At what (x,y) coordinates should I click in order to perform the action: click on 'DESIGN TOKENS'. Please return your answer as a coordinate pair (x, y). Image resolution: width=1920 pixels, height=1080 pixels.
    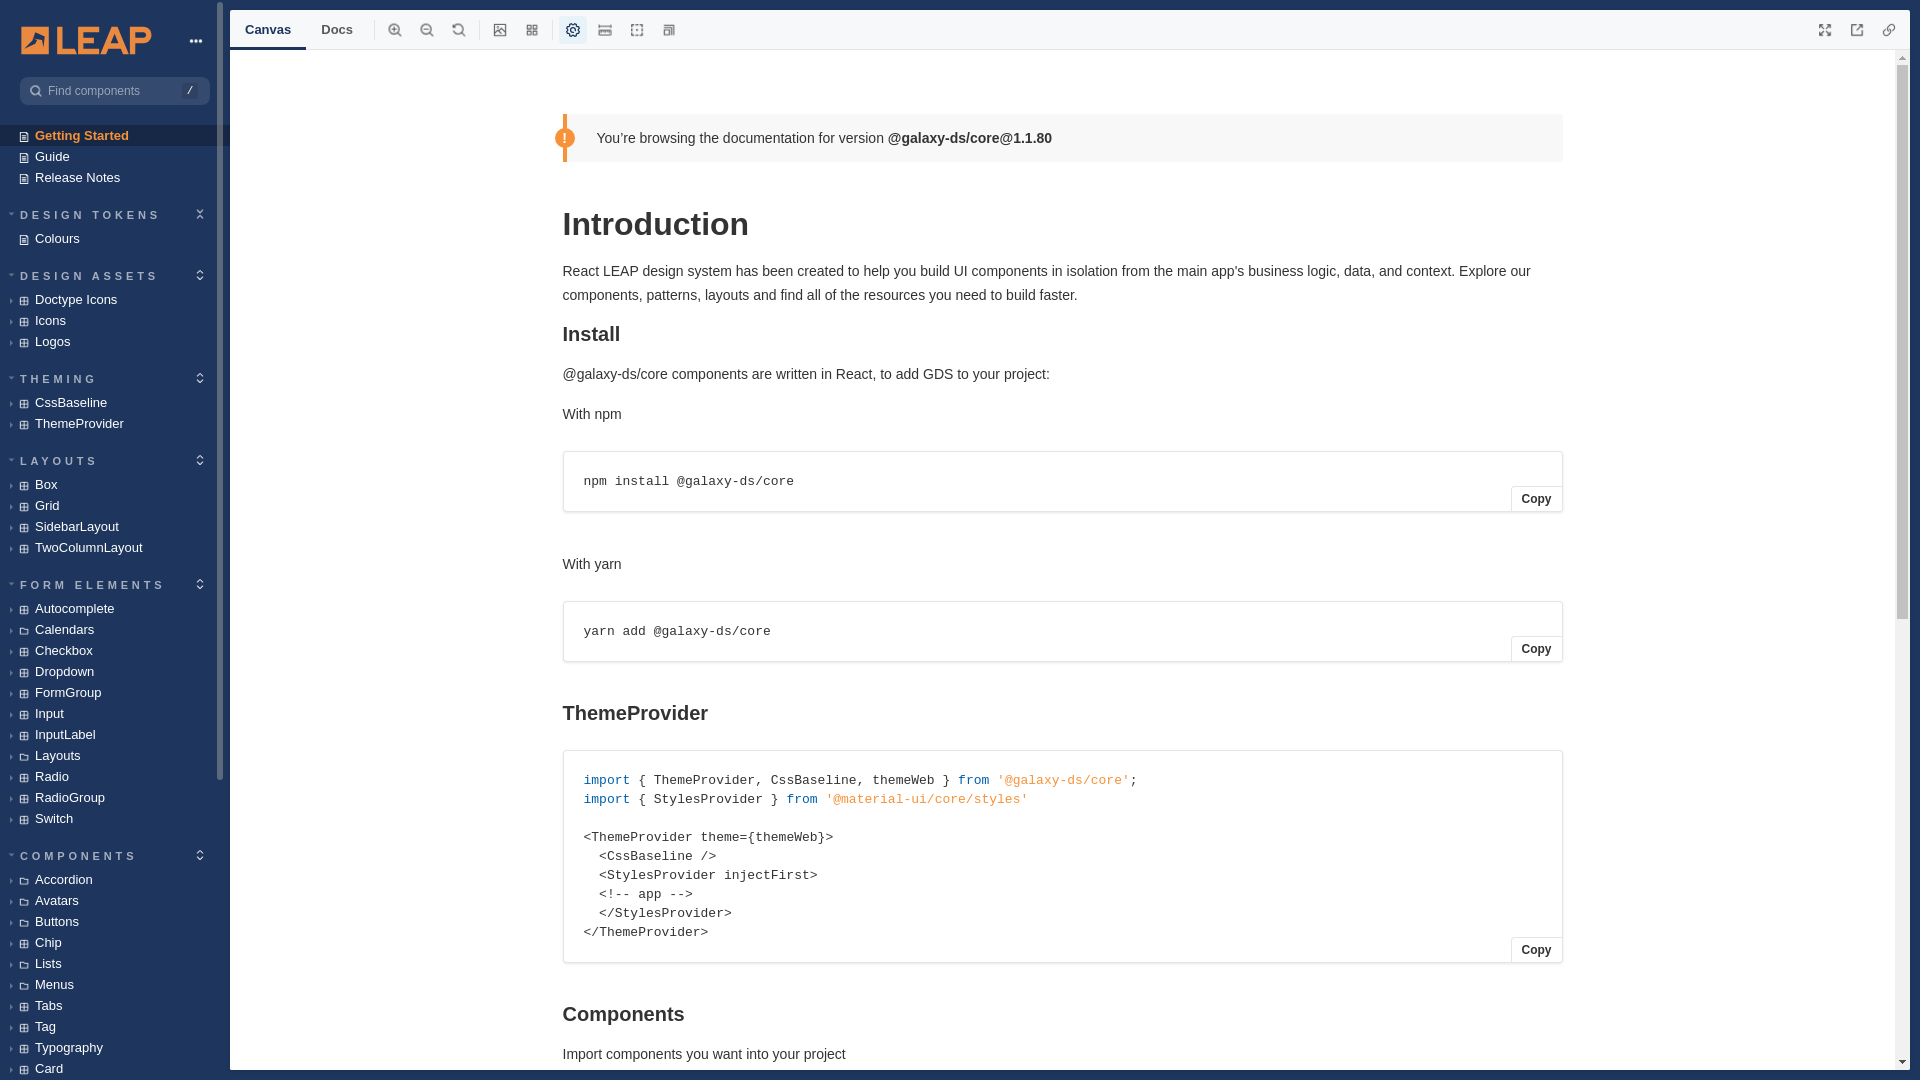
    Looking at the image, I should click on (85, 213).